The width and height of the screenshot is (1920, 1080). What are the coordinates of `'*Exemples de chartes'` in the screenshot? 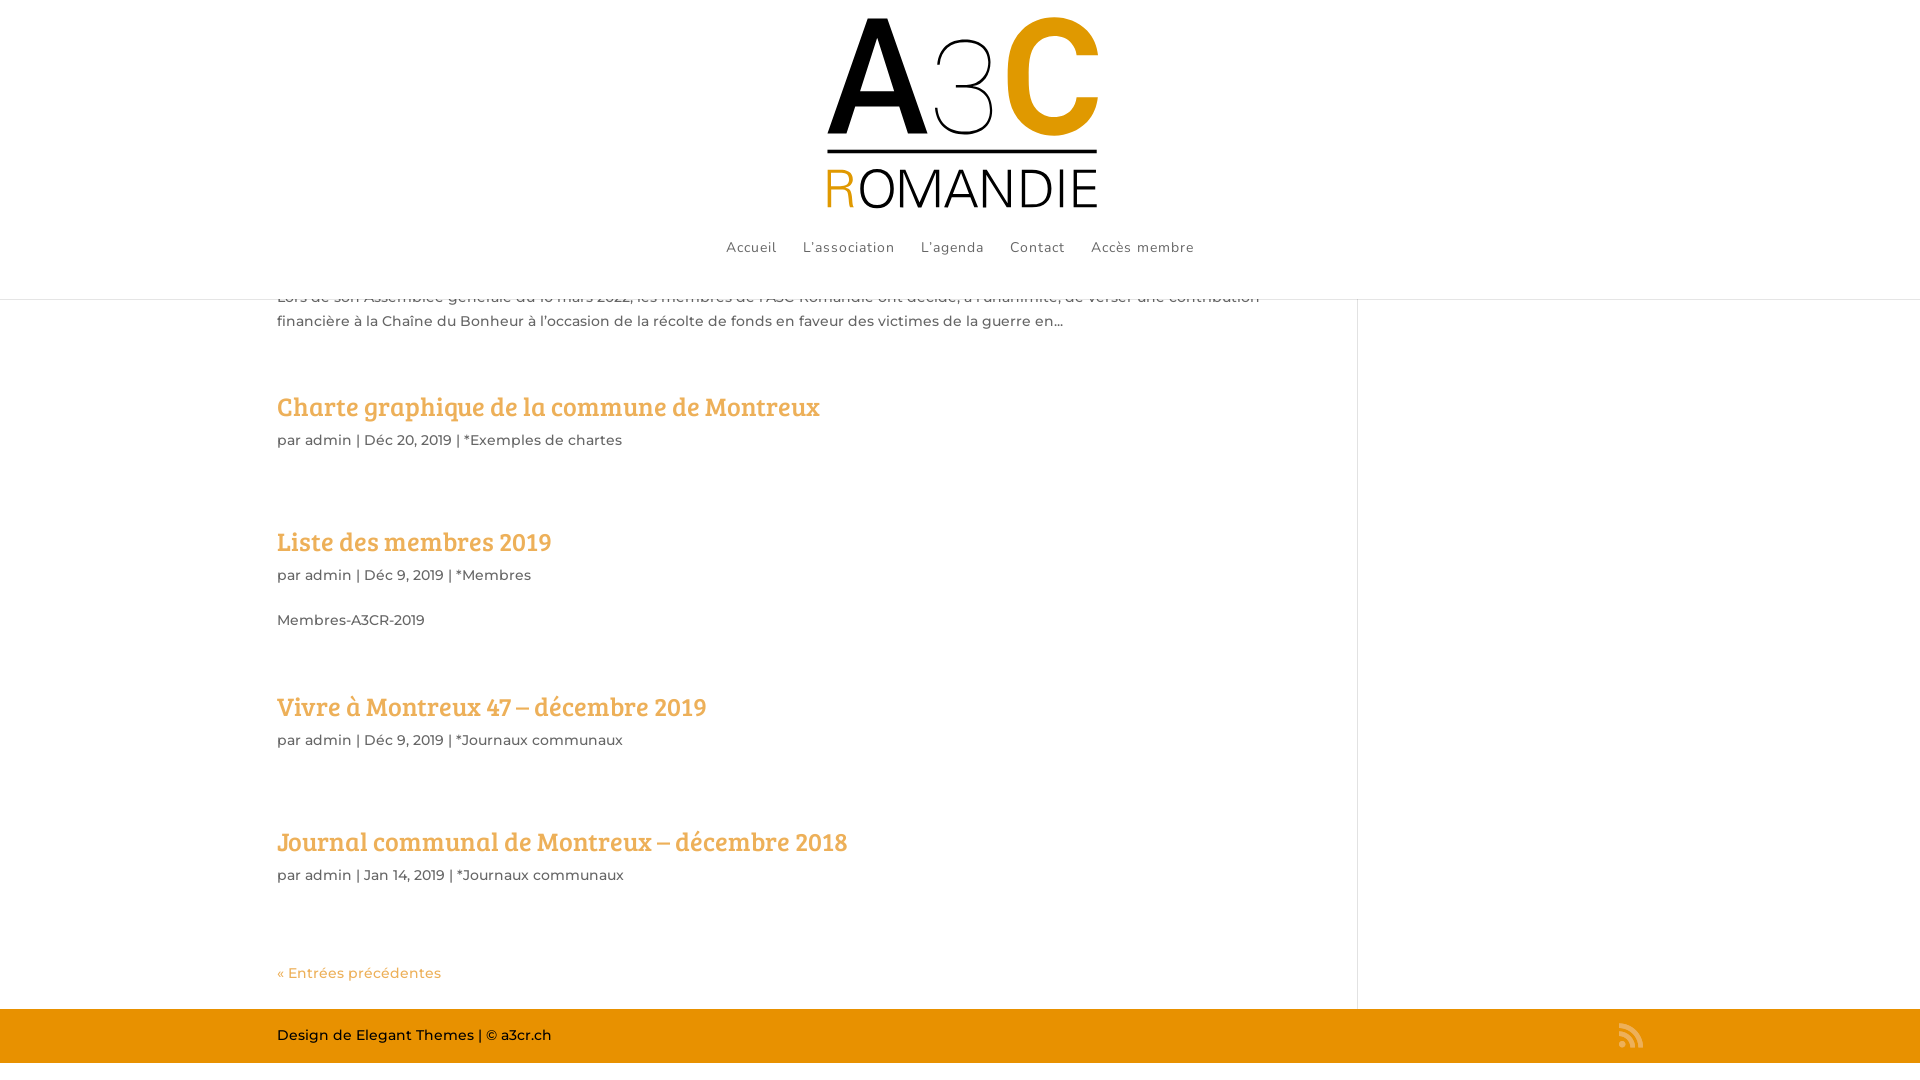 It's located at (542, 438).